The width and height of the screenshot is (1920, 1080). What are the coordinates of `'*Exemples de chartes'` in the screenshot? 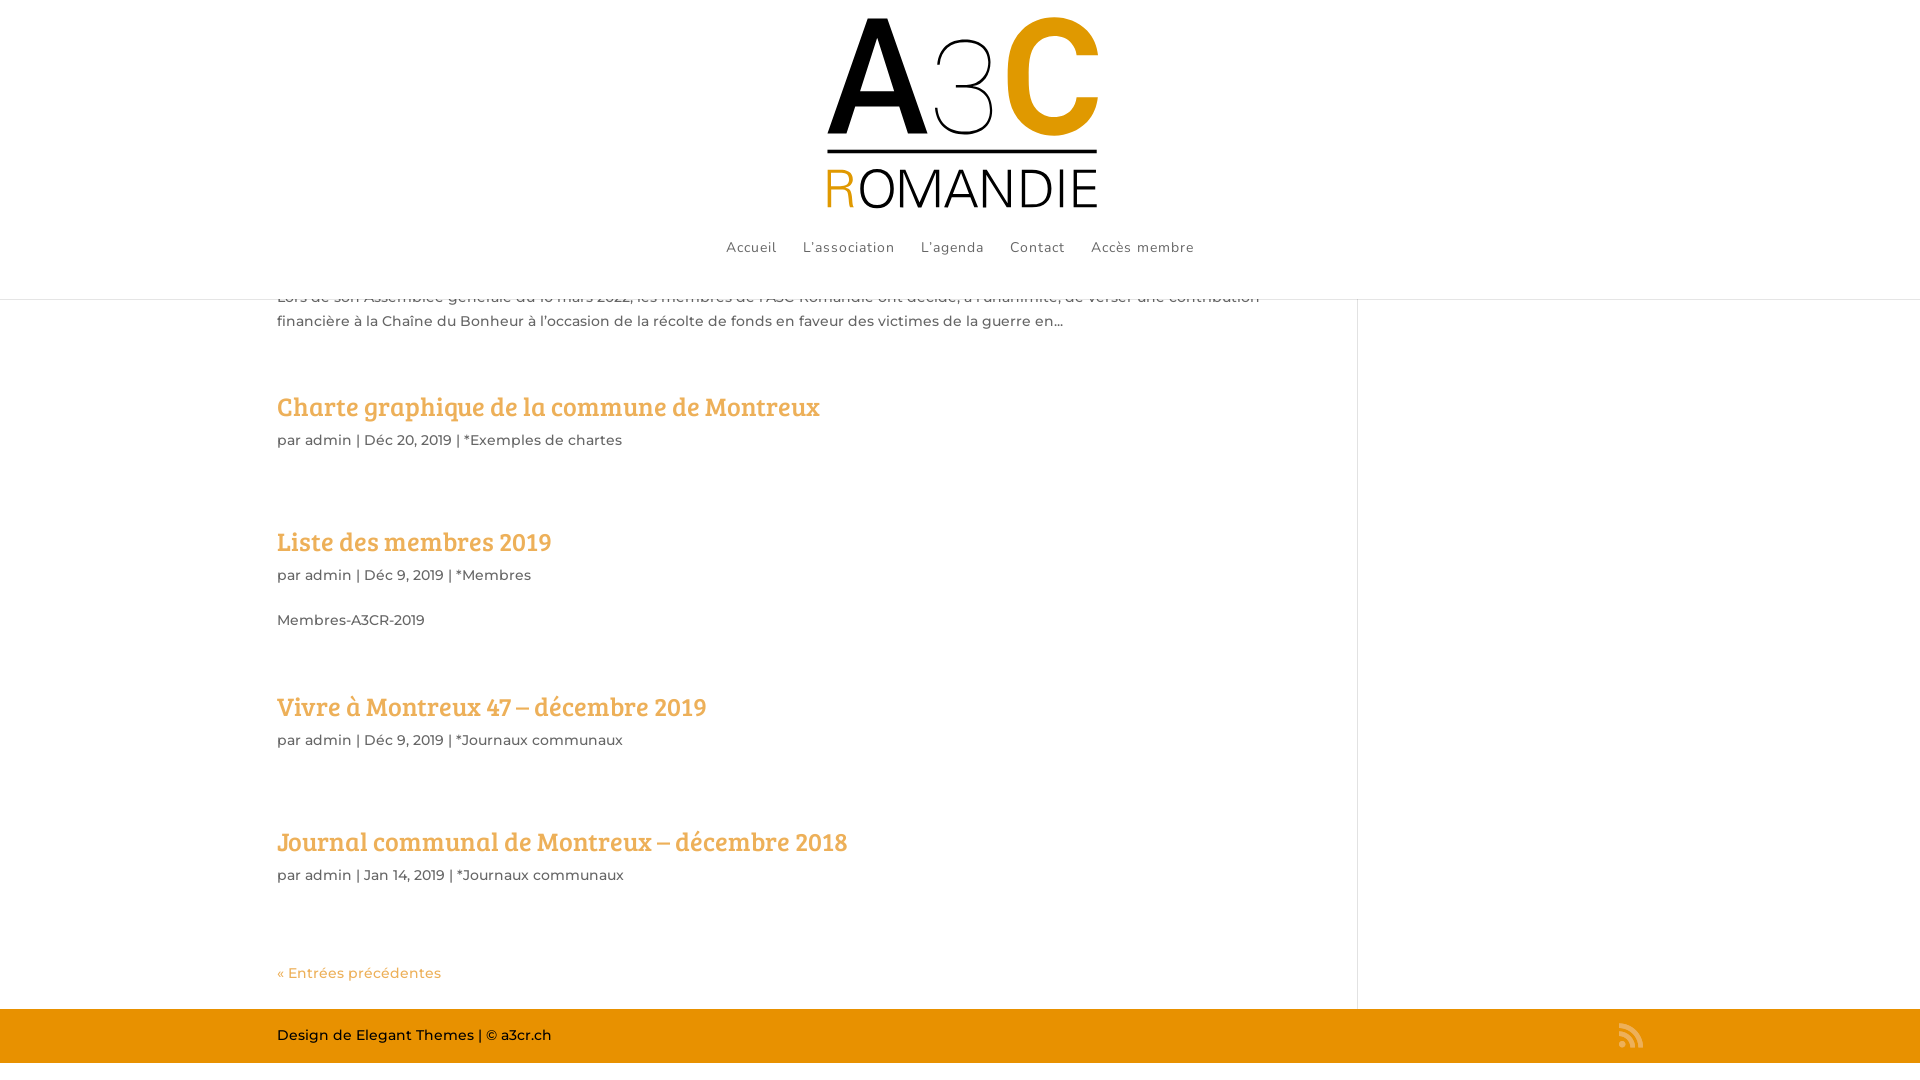 It's located at (542, 438).